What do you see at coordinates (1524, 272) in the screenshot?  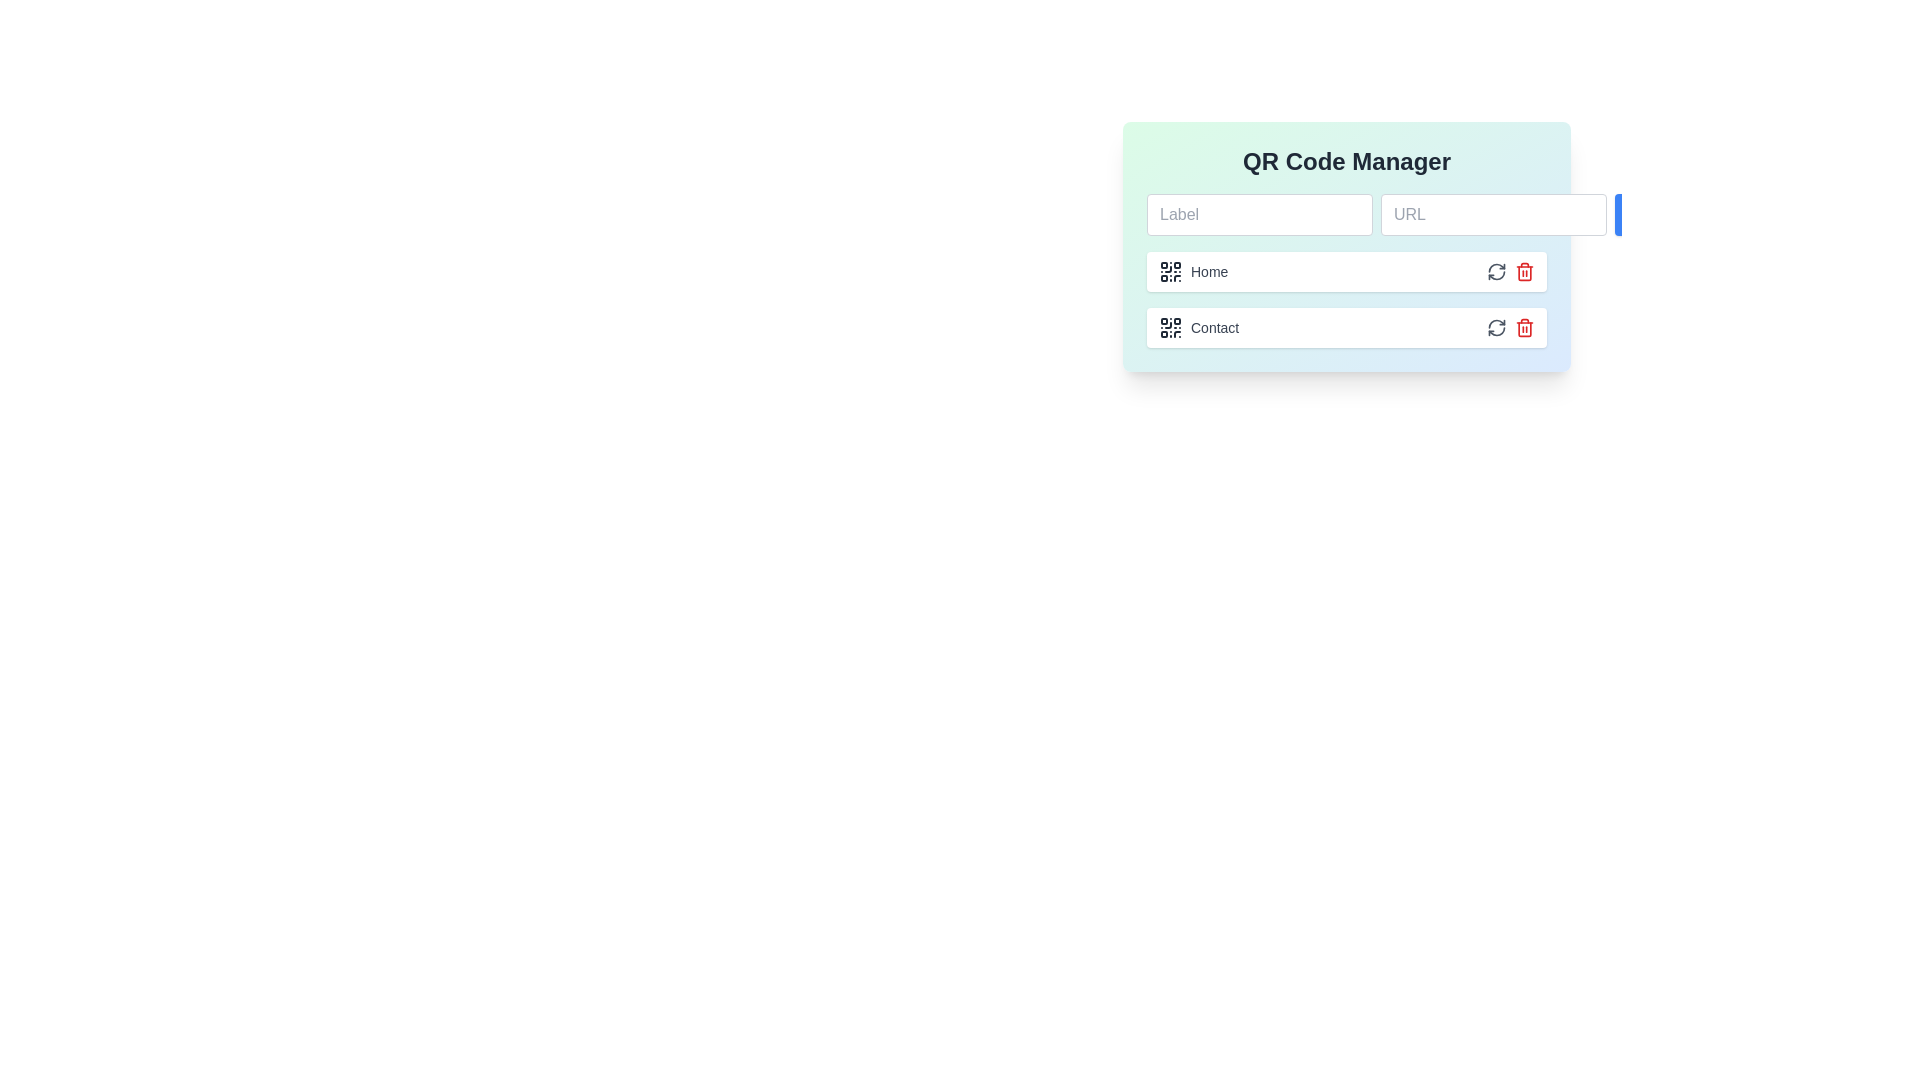 I see `the delete button icon in the QR Code Manager to change its color` at bounding box center [1524, 272].